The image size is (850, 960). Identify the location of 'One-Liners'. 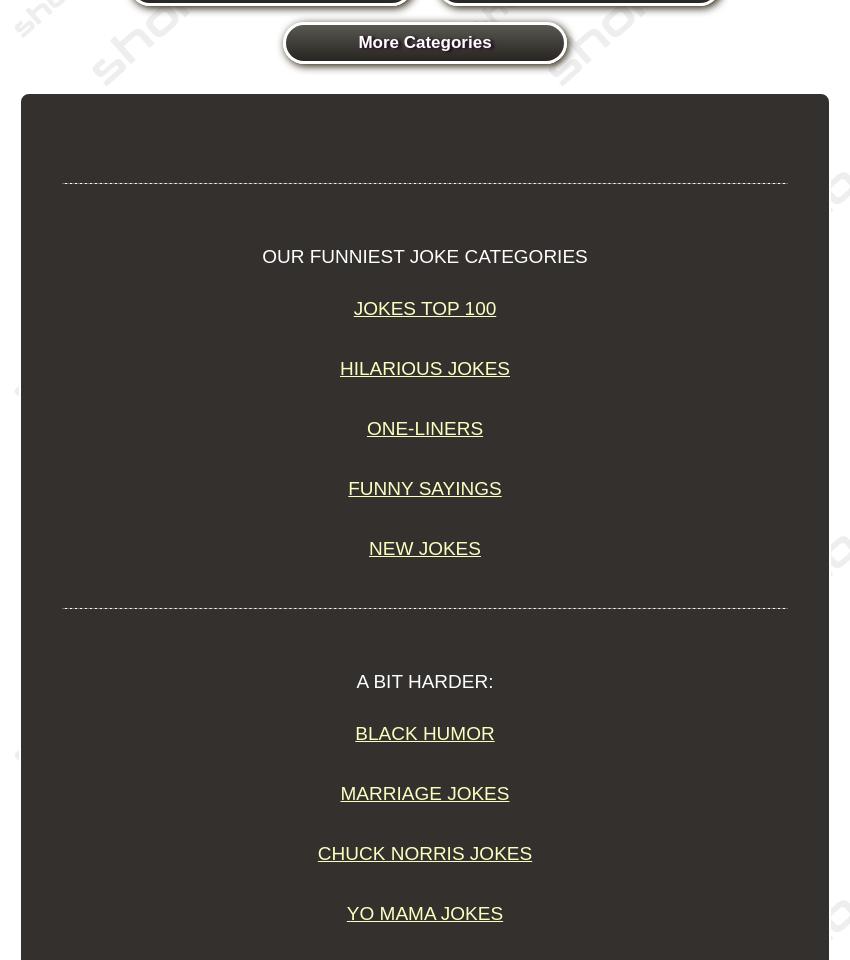
(365, 428).